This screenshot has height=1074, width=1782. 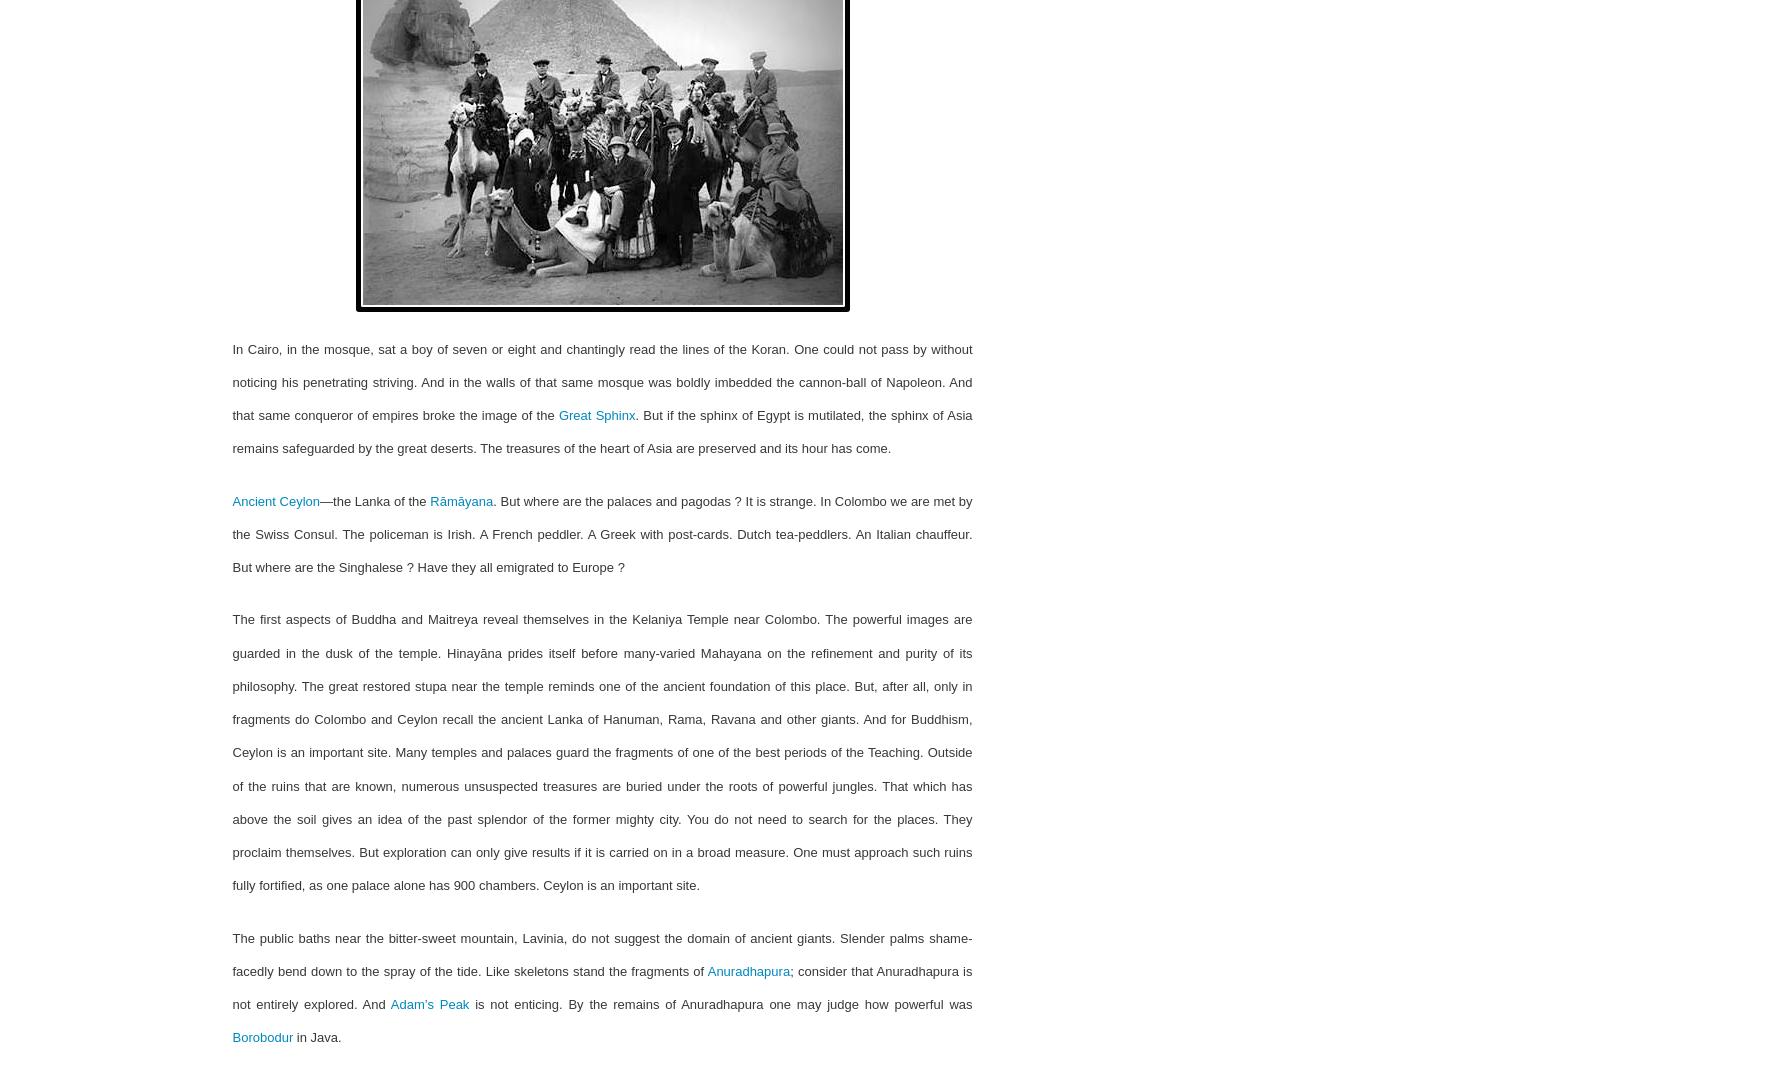 I want to click on '. But where are the palaces and pagodas ? It is strange. In Colombo we are met by the Swiss Consul. The policeman is Irish. A French peddler. A Greek with post-cards. Dutch tea-peddlers. An Italian chauffeur. But where are the Singhalese ? Have they all emigrated to Europe ?', so click(x=601, y=533).